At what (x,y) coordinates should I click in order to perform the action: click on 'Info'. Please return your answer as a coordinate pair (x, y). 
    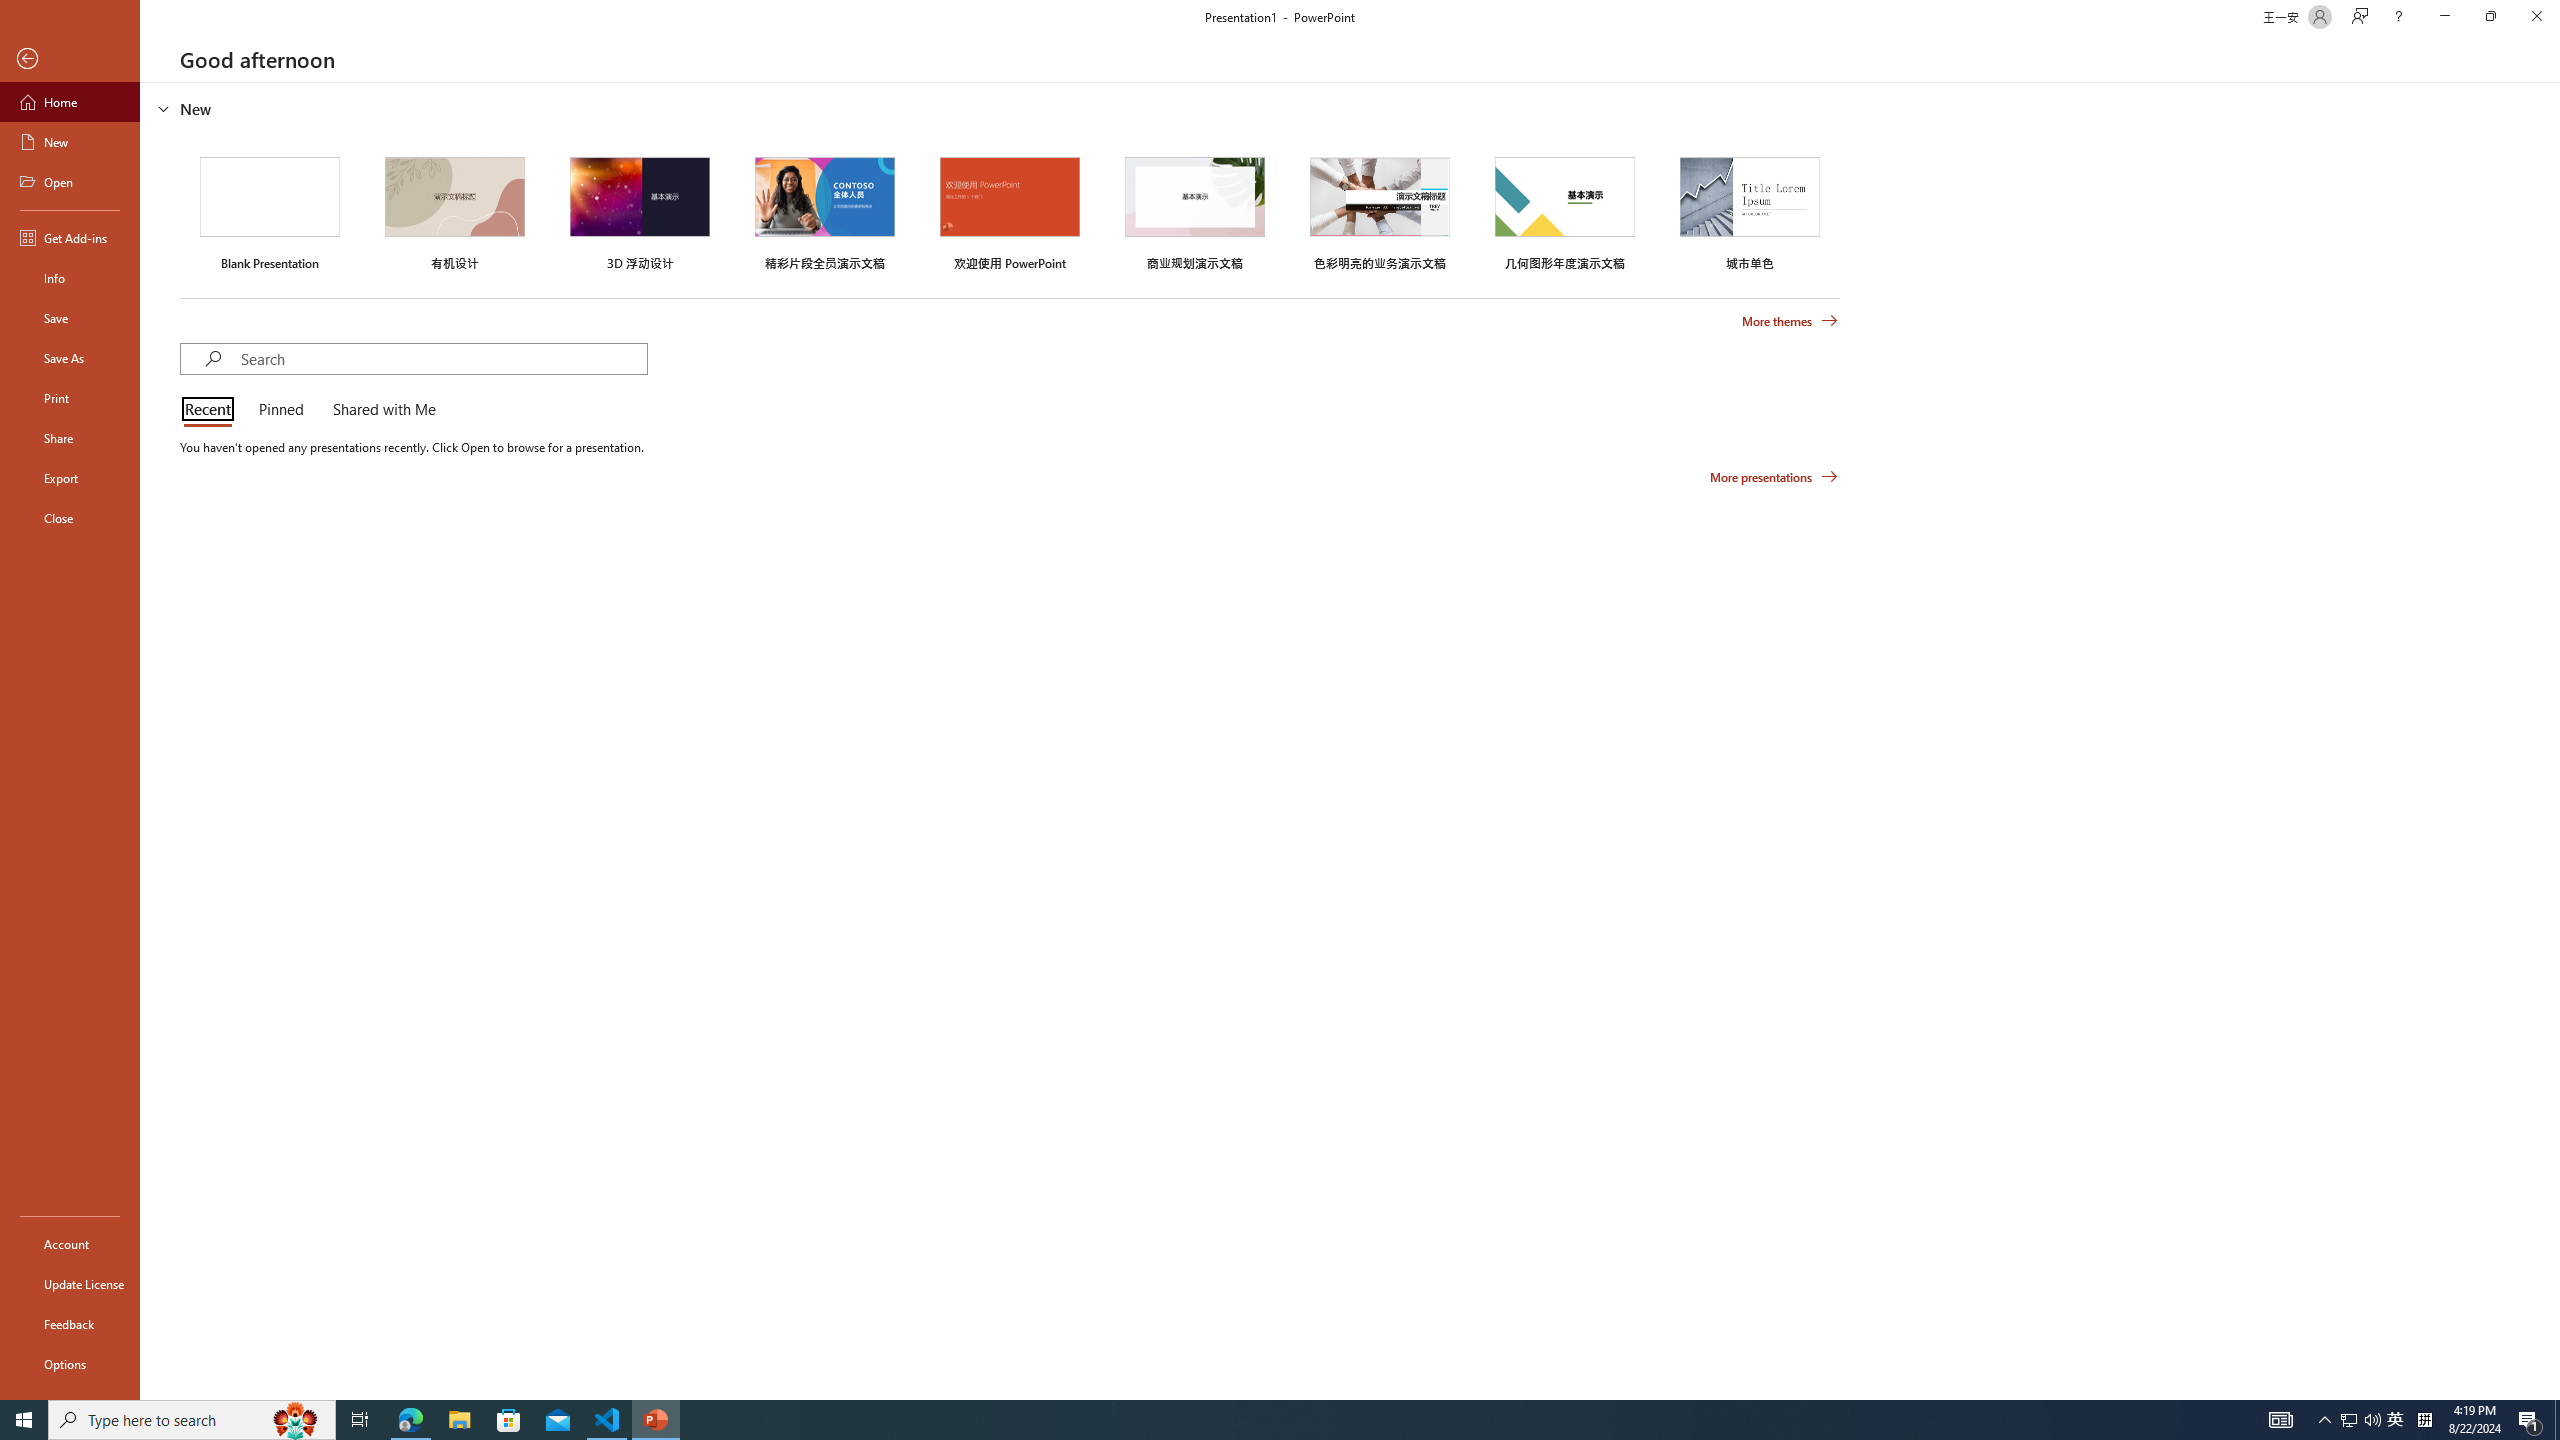
    Looking at the image, I should click on (69, 276).